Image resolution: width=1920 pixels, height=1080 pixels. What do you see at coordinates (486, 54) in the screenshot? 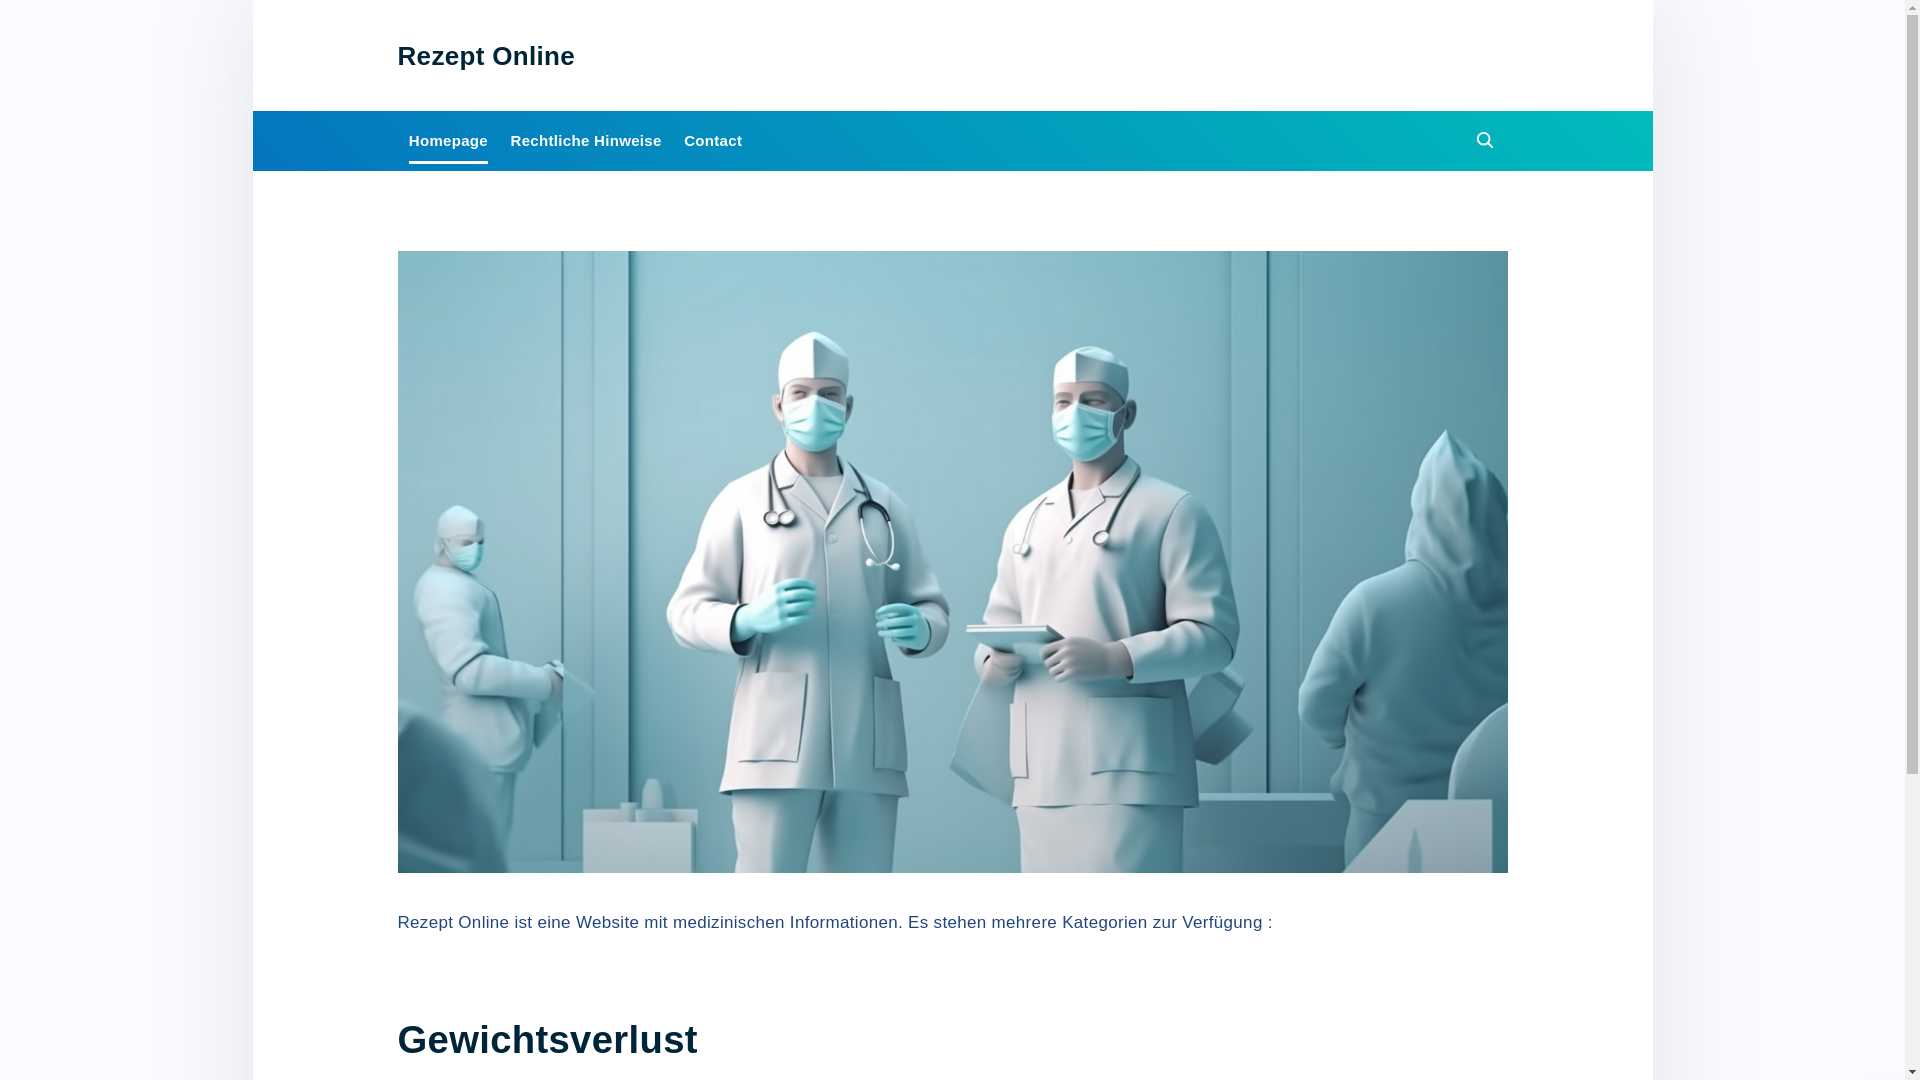
I see `'Rezept Online'` at bounding box center [486, 54].